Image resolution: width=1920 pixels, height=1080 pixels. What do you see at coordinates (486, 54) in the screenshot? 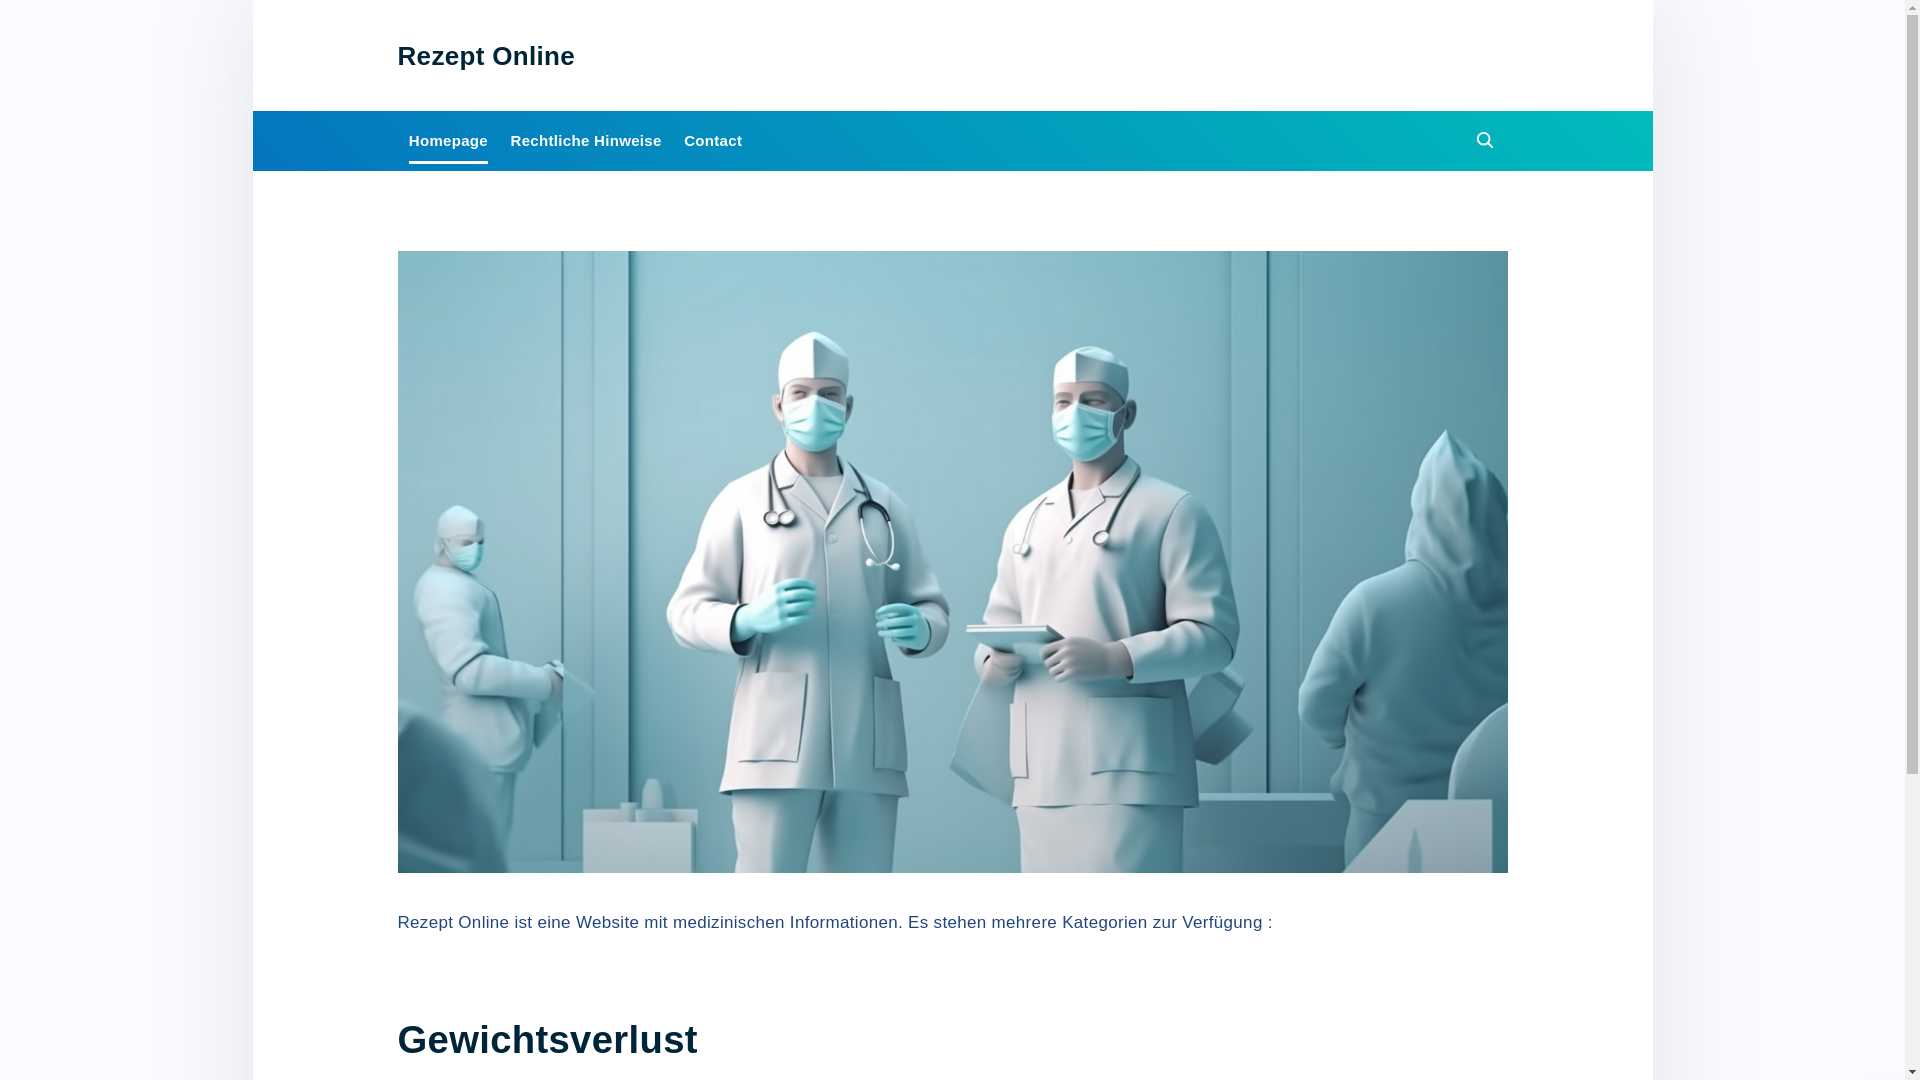
I see `'Rezept Online'` at bounding box center [486, 54].